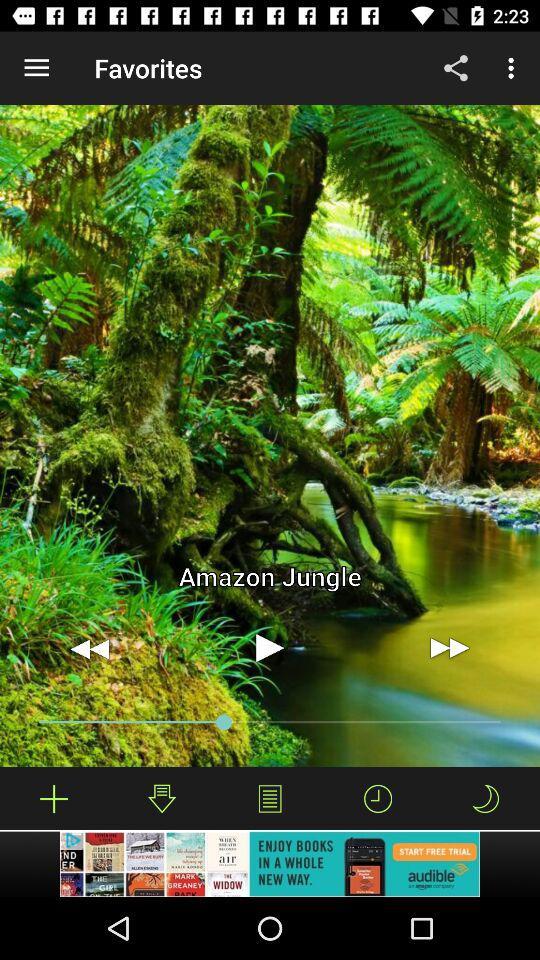 This screenshot has width=540, height=960. What do you see at coordinates (89, 647) in the screenshot?
I see `previous` at bounding box center [89, 647].